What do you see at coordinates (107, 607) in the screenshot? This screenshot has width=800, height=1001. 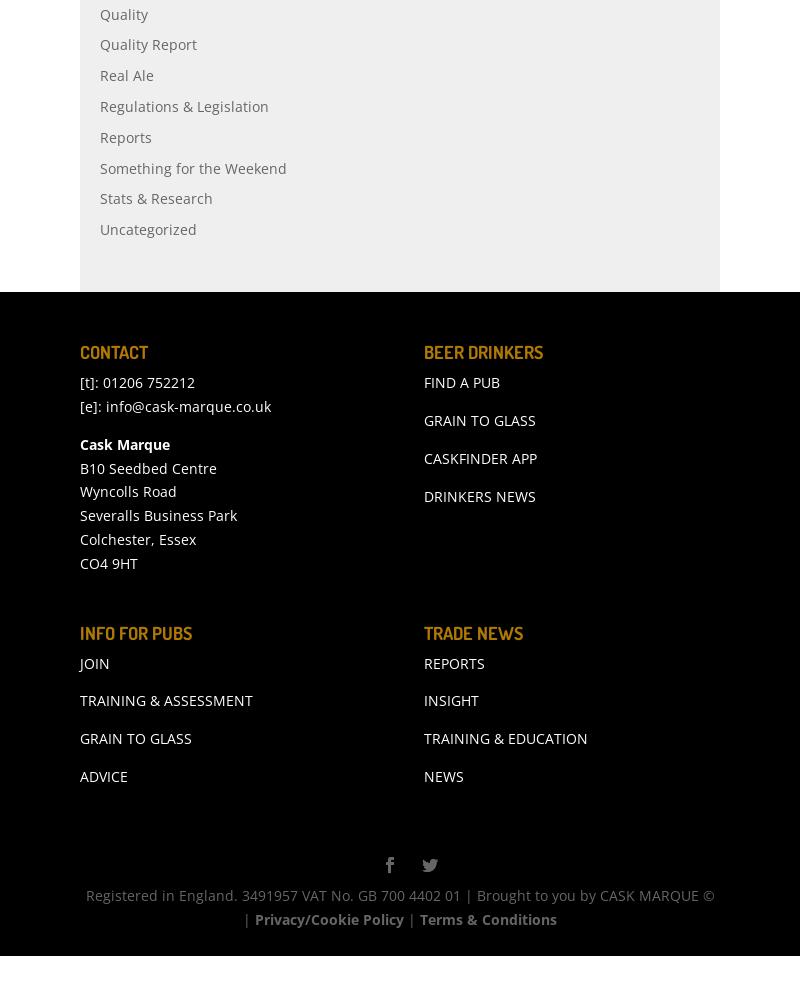 I see `'CO4 9HT'` at bounding box center [107, 607].